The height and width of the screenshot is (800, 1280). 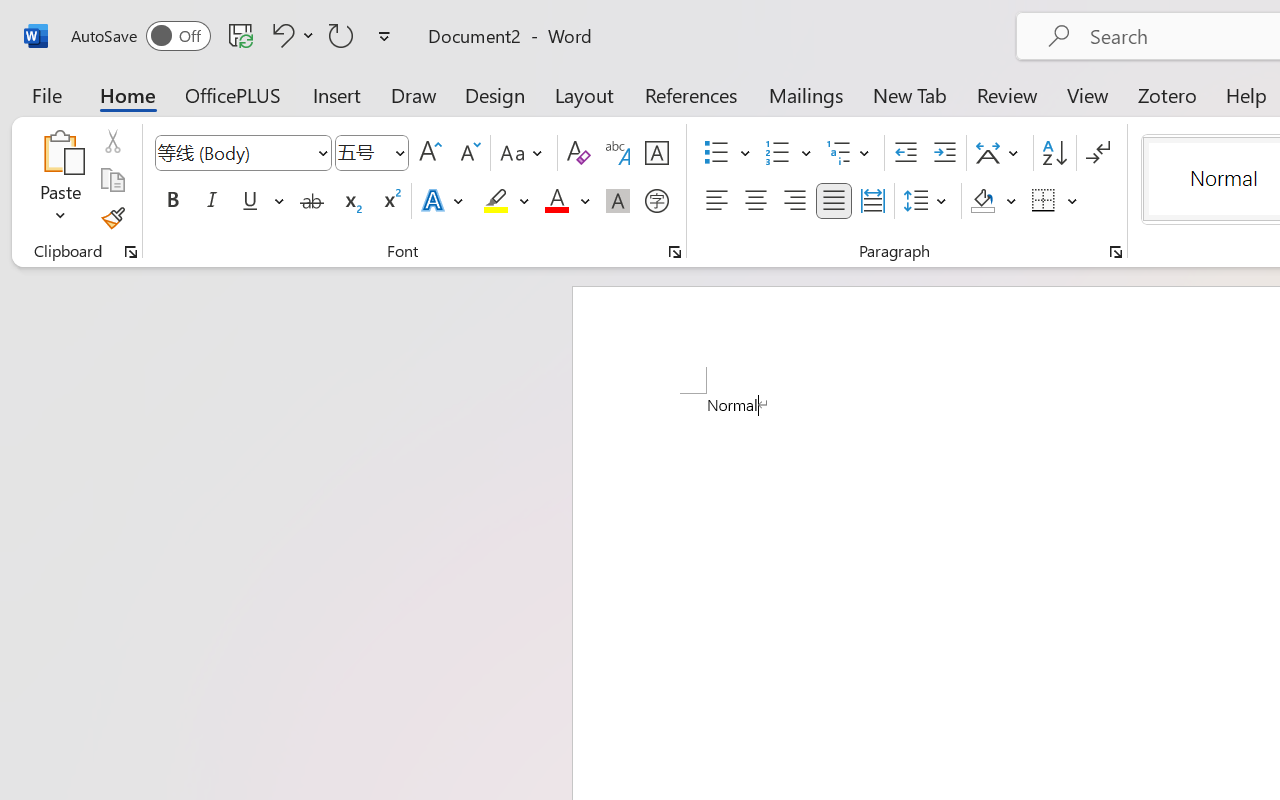 What do you see at coordinates (983, 201) in the screenshot?
I see `'Shading RGB(0, 0, 0)'` at bounding box center [983, 201].